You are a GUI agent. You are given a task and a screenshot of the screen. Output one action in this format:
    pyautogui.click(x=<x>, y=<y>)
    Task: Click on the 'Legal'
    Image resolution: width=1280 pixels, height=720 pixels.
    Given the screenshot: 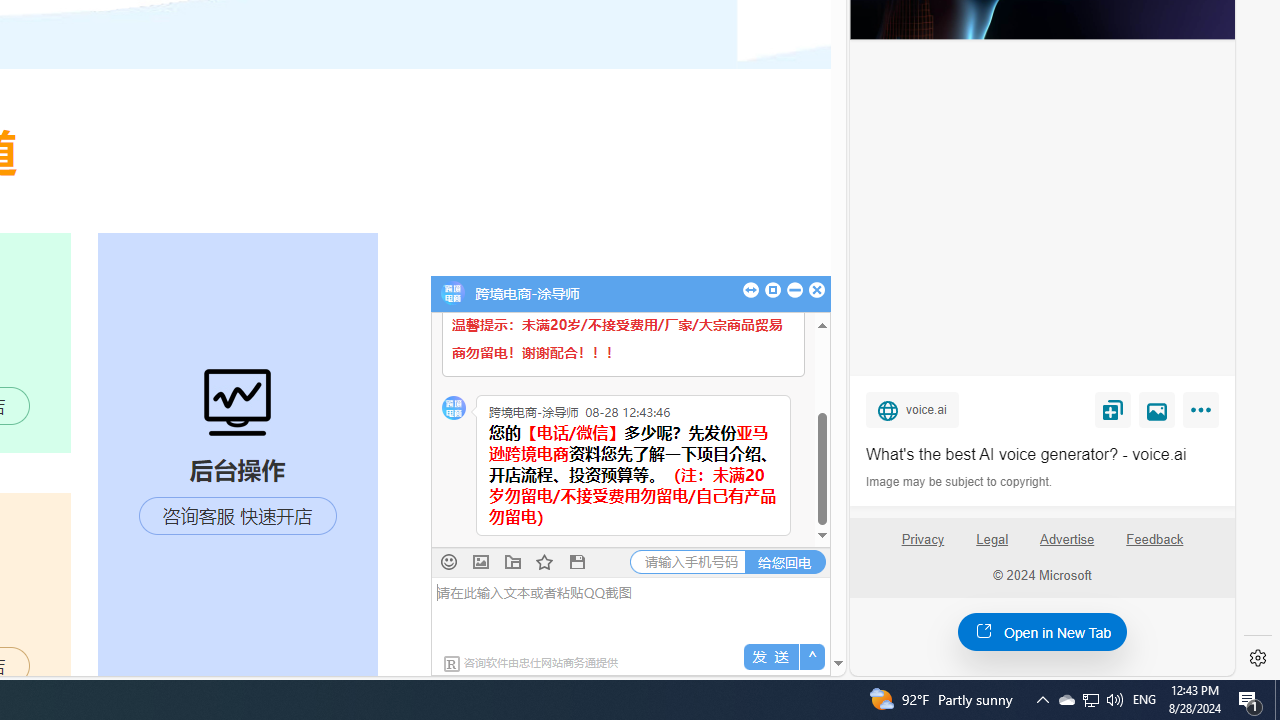 What is the action you would take?
    pyautogui.click(x=992, y=547)
    